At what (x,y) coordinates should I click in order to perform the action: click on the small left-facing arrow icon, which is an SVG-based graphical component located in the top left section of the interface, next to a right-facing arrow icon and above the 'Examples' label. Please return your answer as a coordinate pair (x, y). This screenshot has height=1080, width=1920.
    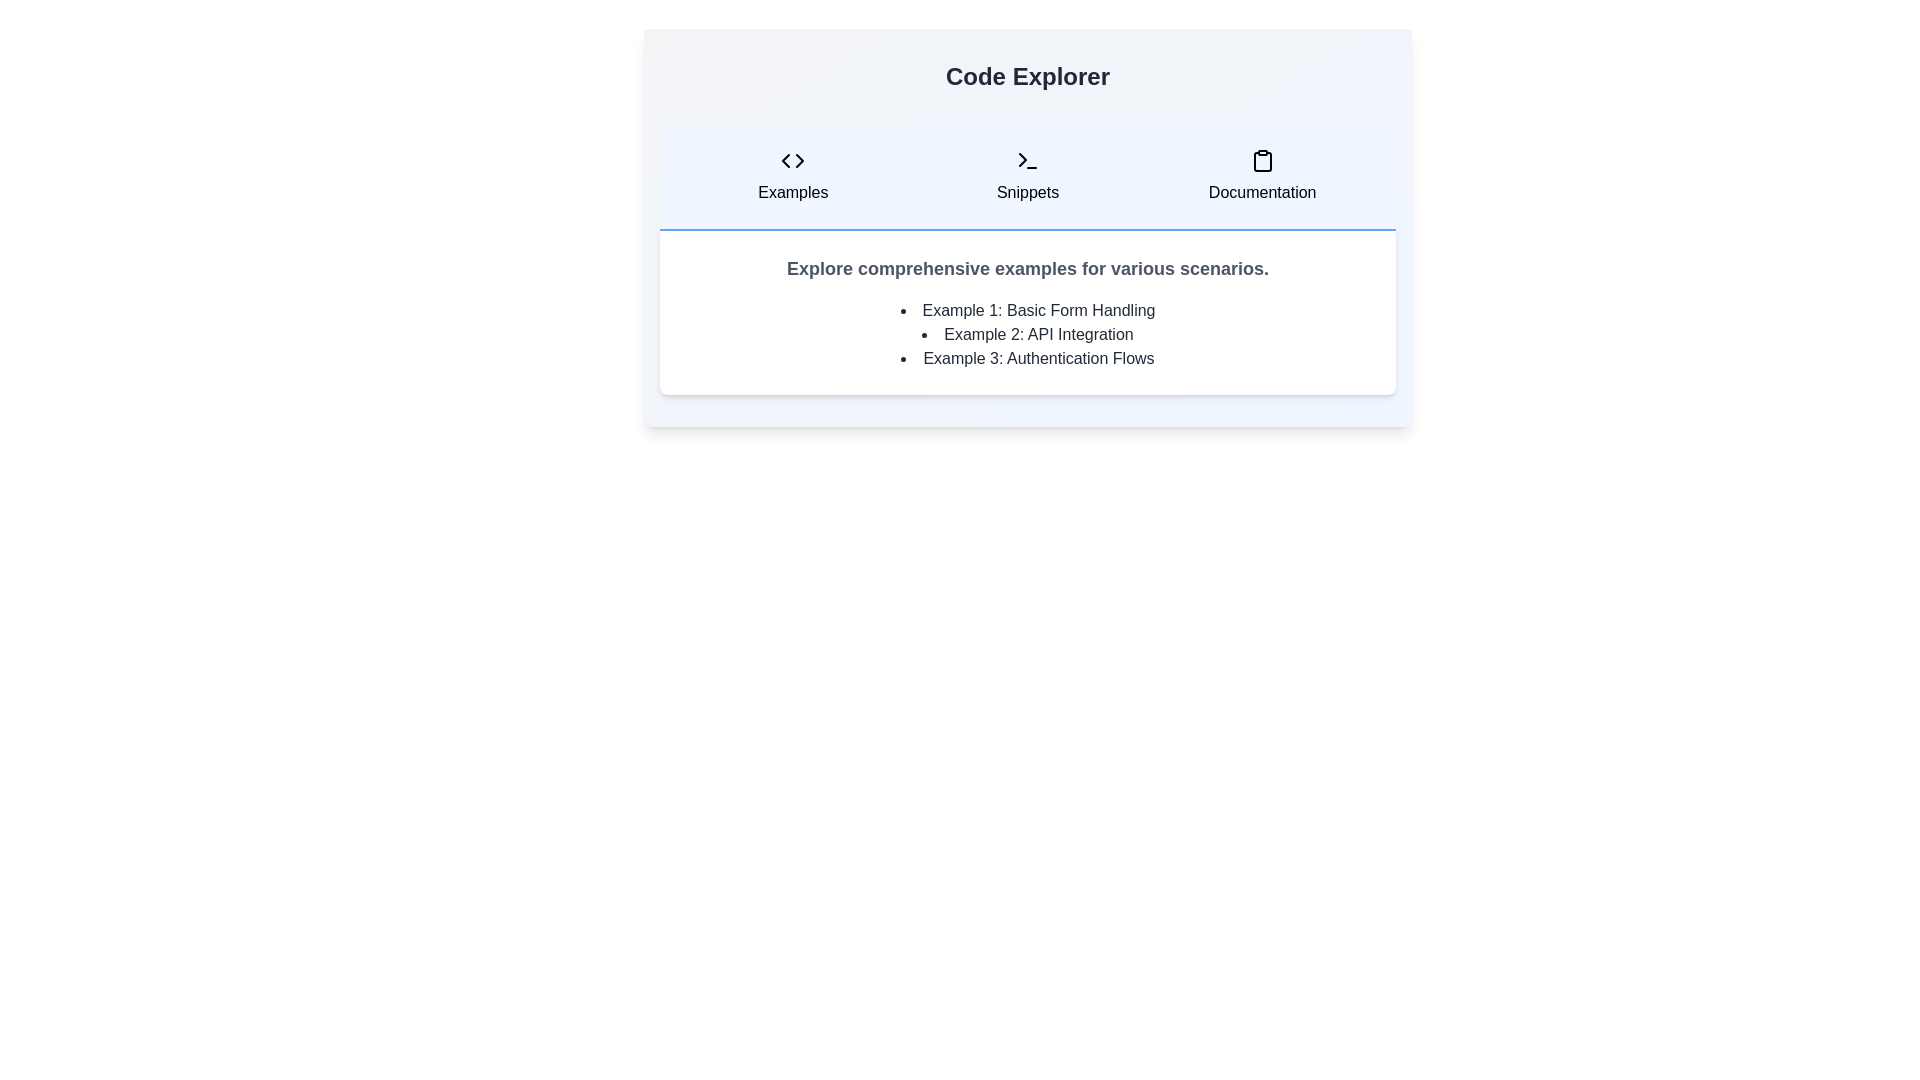
    Looking at the image, I should click on (785, 160).